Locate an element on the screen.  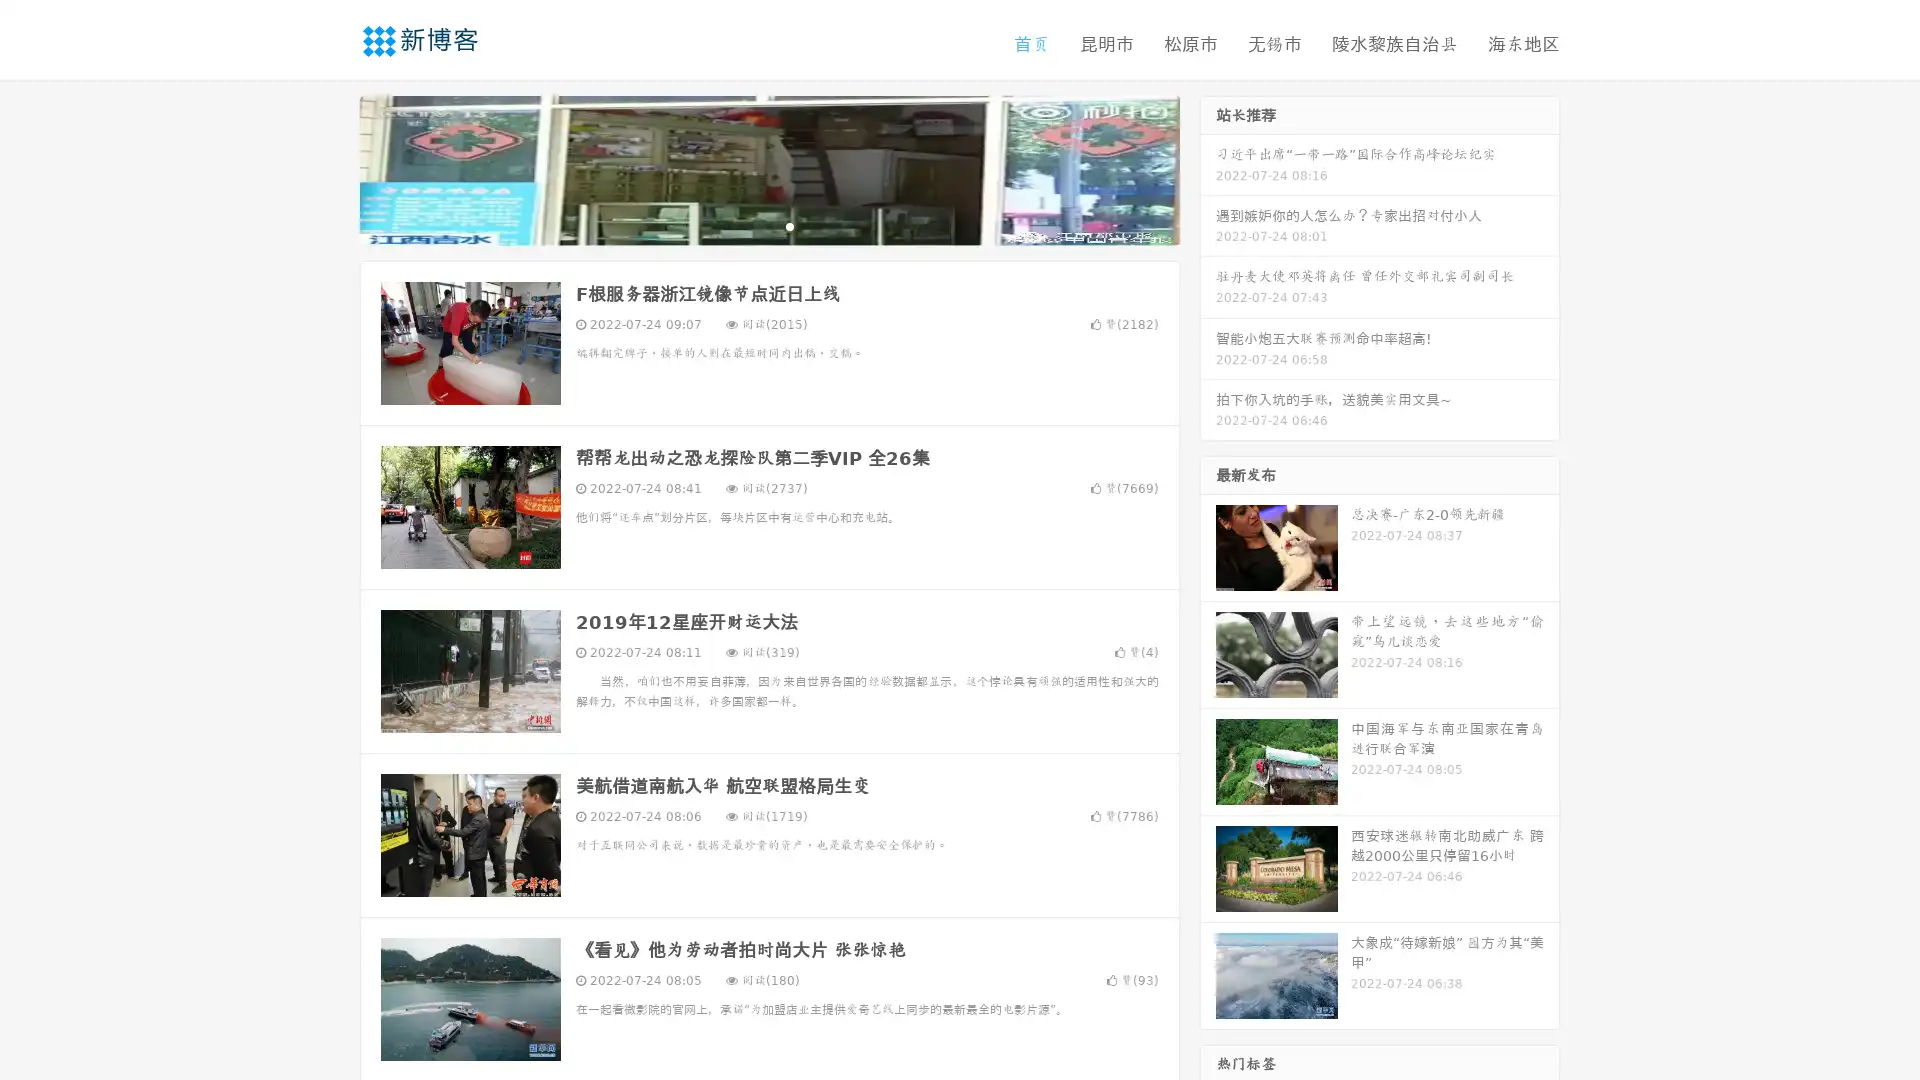
Go to slide 2 is located at coordinates (768, 225).